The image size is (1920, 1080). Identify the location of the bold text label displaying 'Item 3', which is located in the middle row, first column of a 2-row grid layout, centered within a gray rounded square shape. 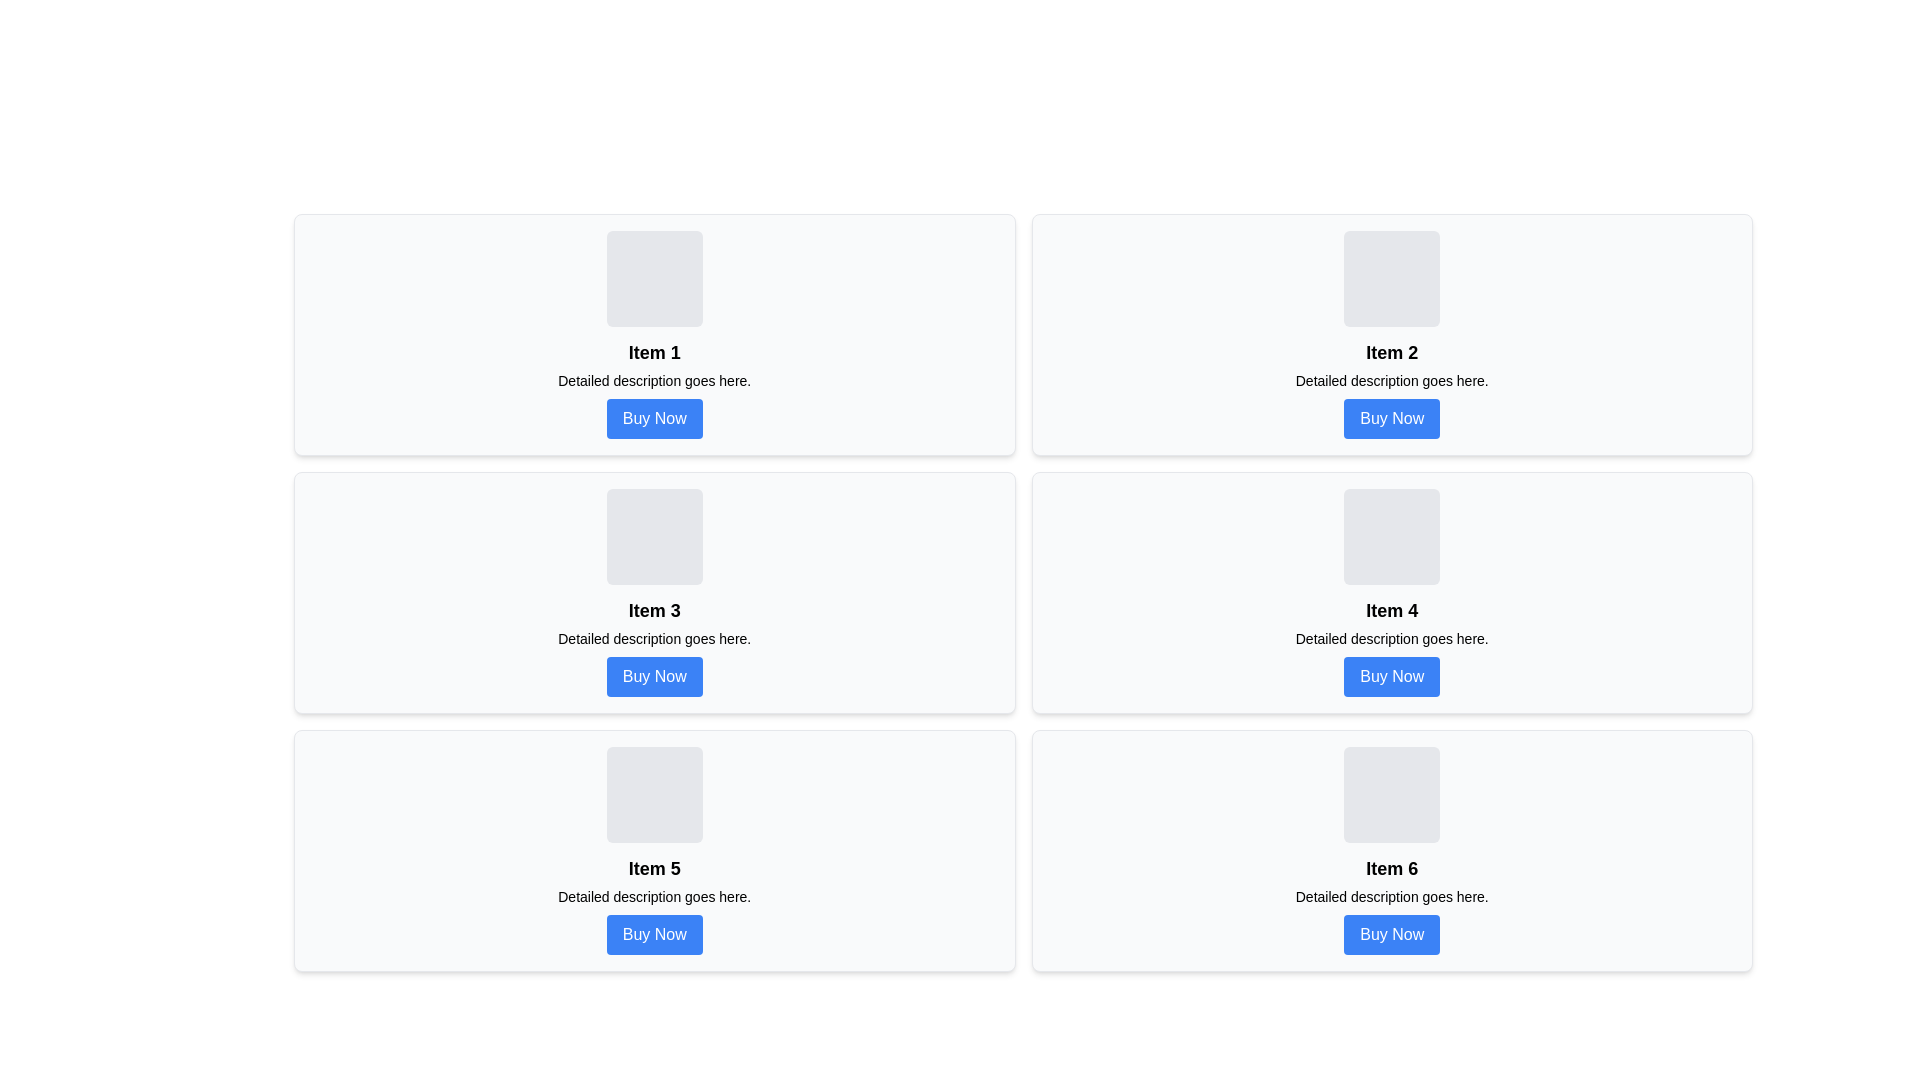
(654, 609).